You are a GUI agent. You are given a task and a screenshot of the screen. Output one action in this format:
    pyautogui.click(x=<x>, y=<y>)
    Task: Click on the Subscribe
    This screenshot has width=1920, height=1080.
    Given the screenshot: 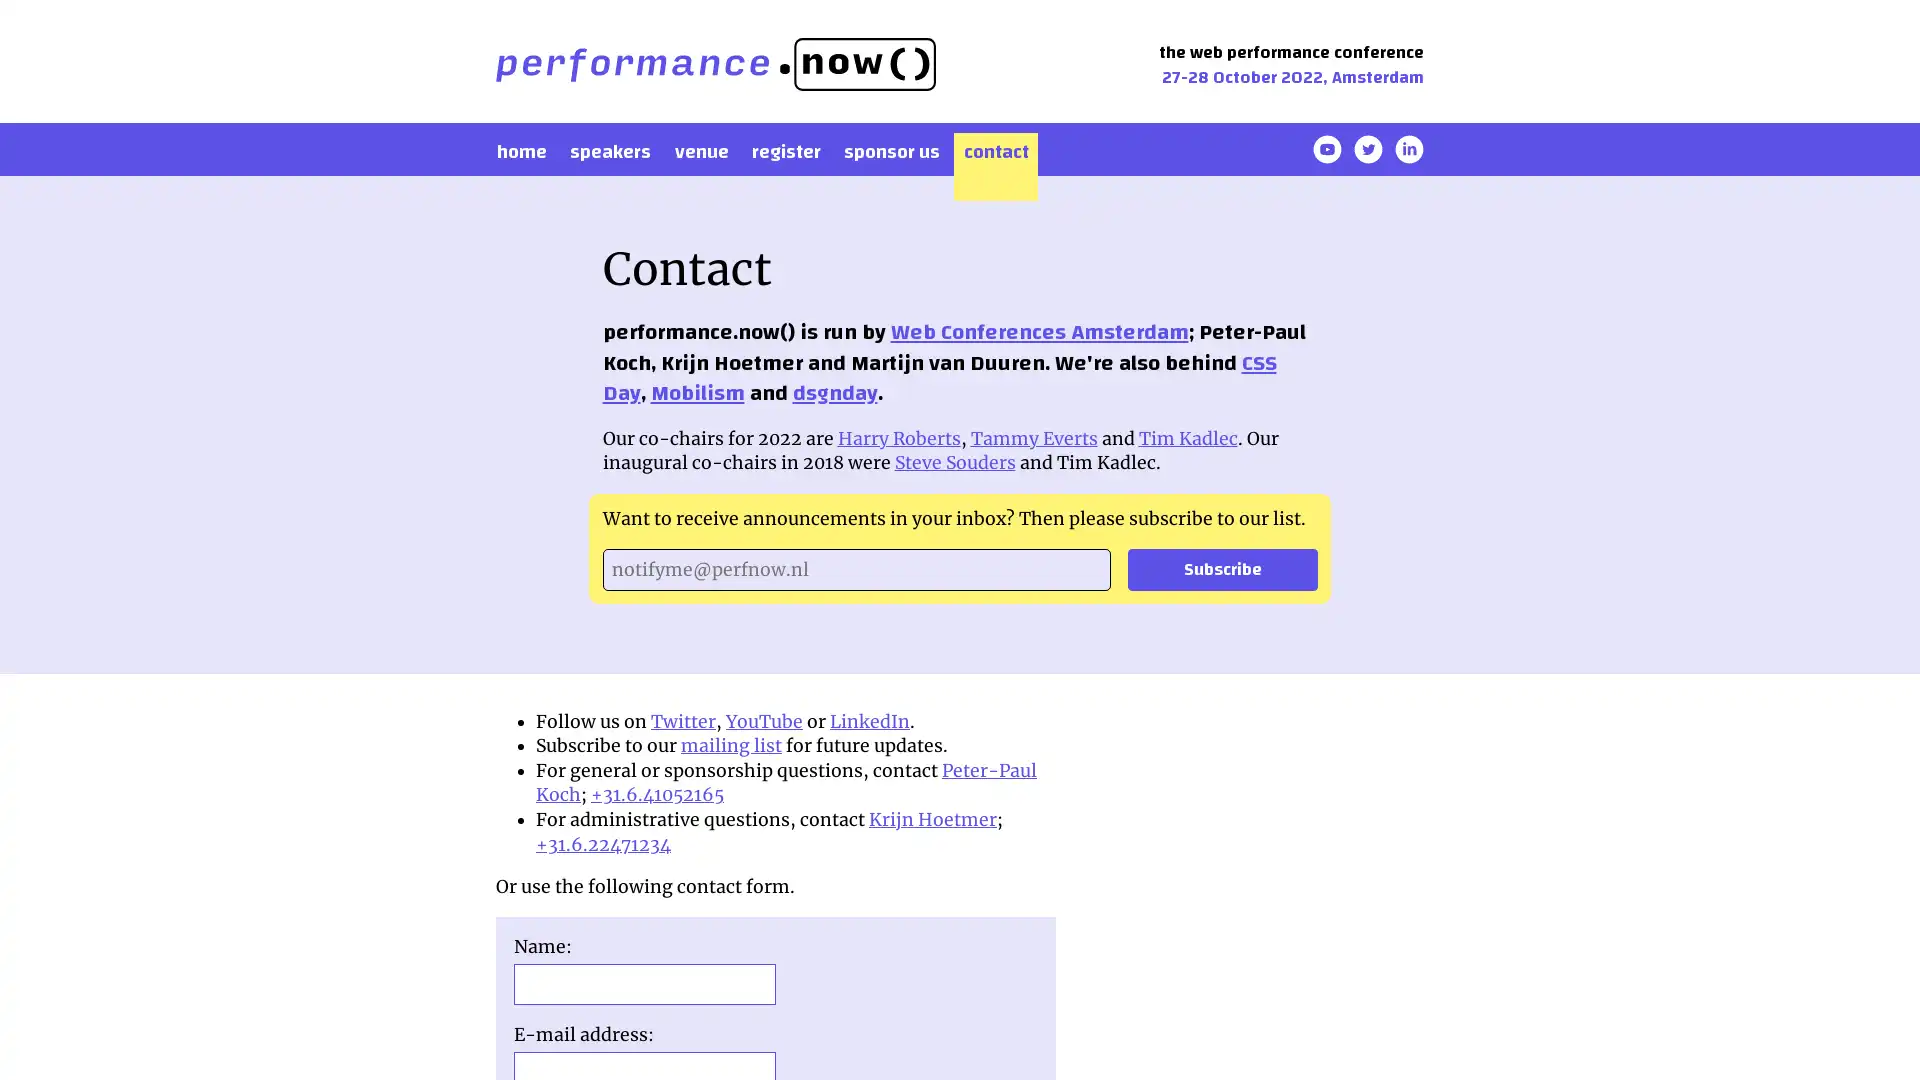 What is the action you would take?
    pyautogui.click(x=1221, y=569)
    